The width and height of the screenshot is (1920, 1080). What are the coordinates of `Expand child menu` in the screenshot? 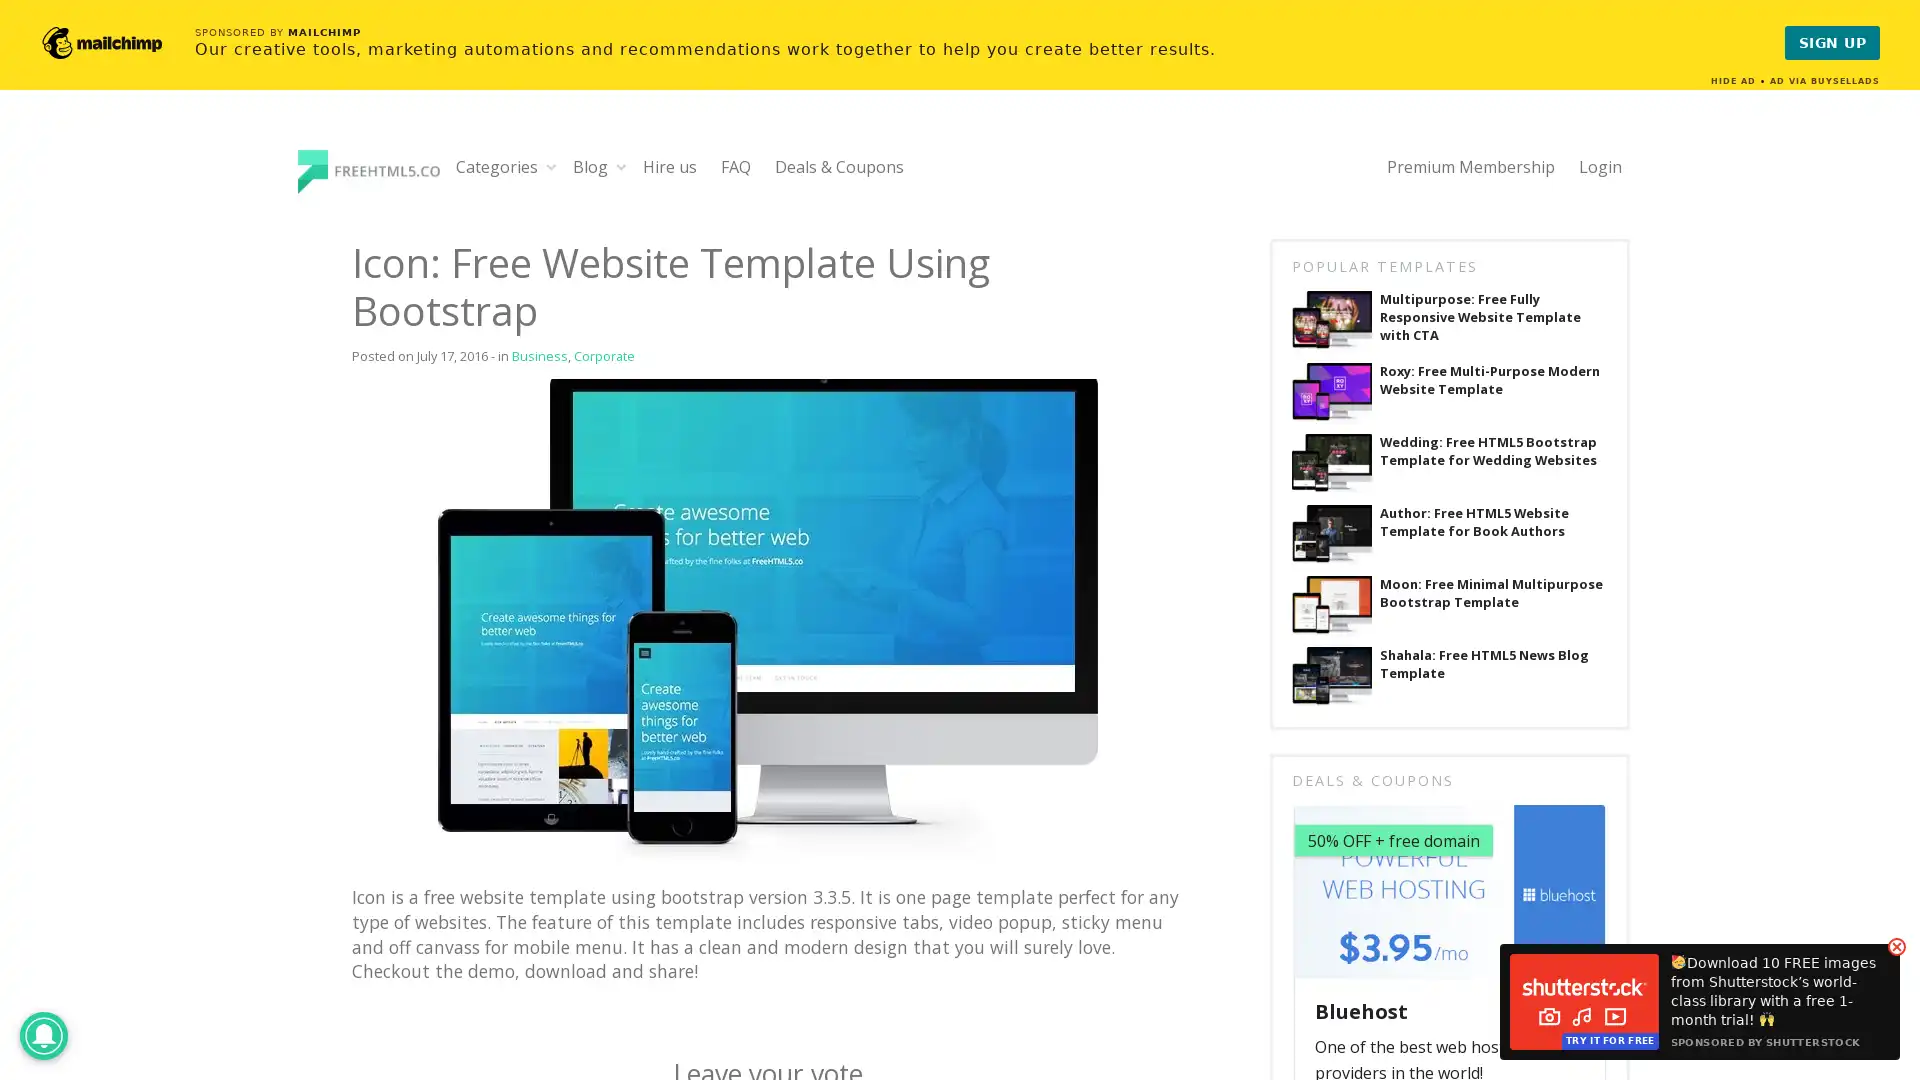 It's located at (551, 165).